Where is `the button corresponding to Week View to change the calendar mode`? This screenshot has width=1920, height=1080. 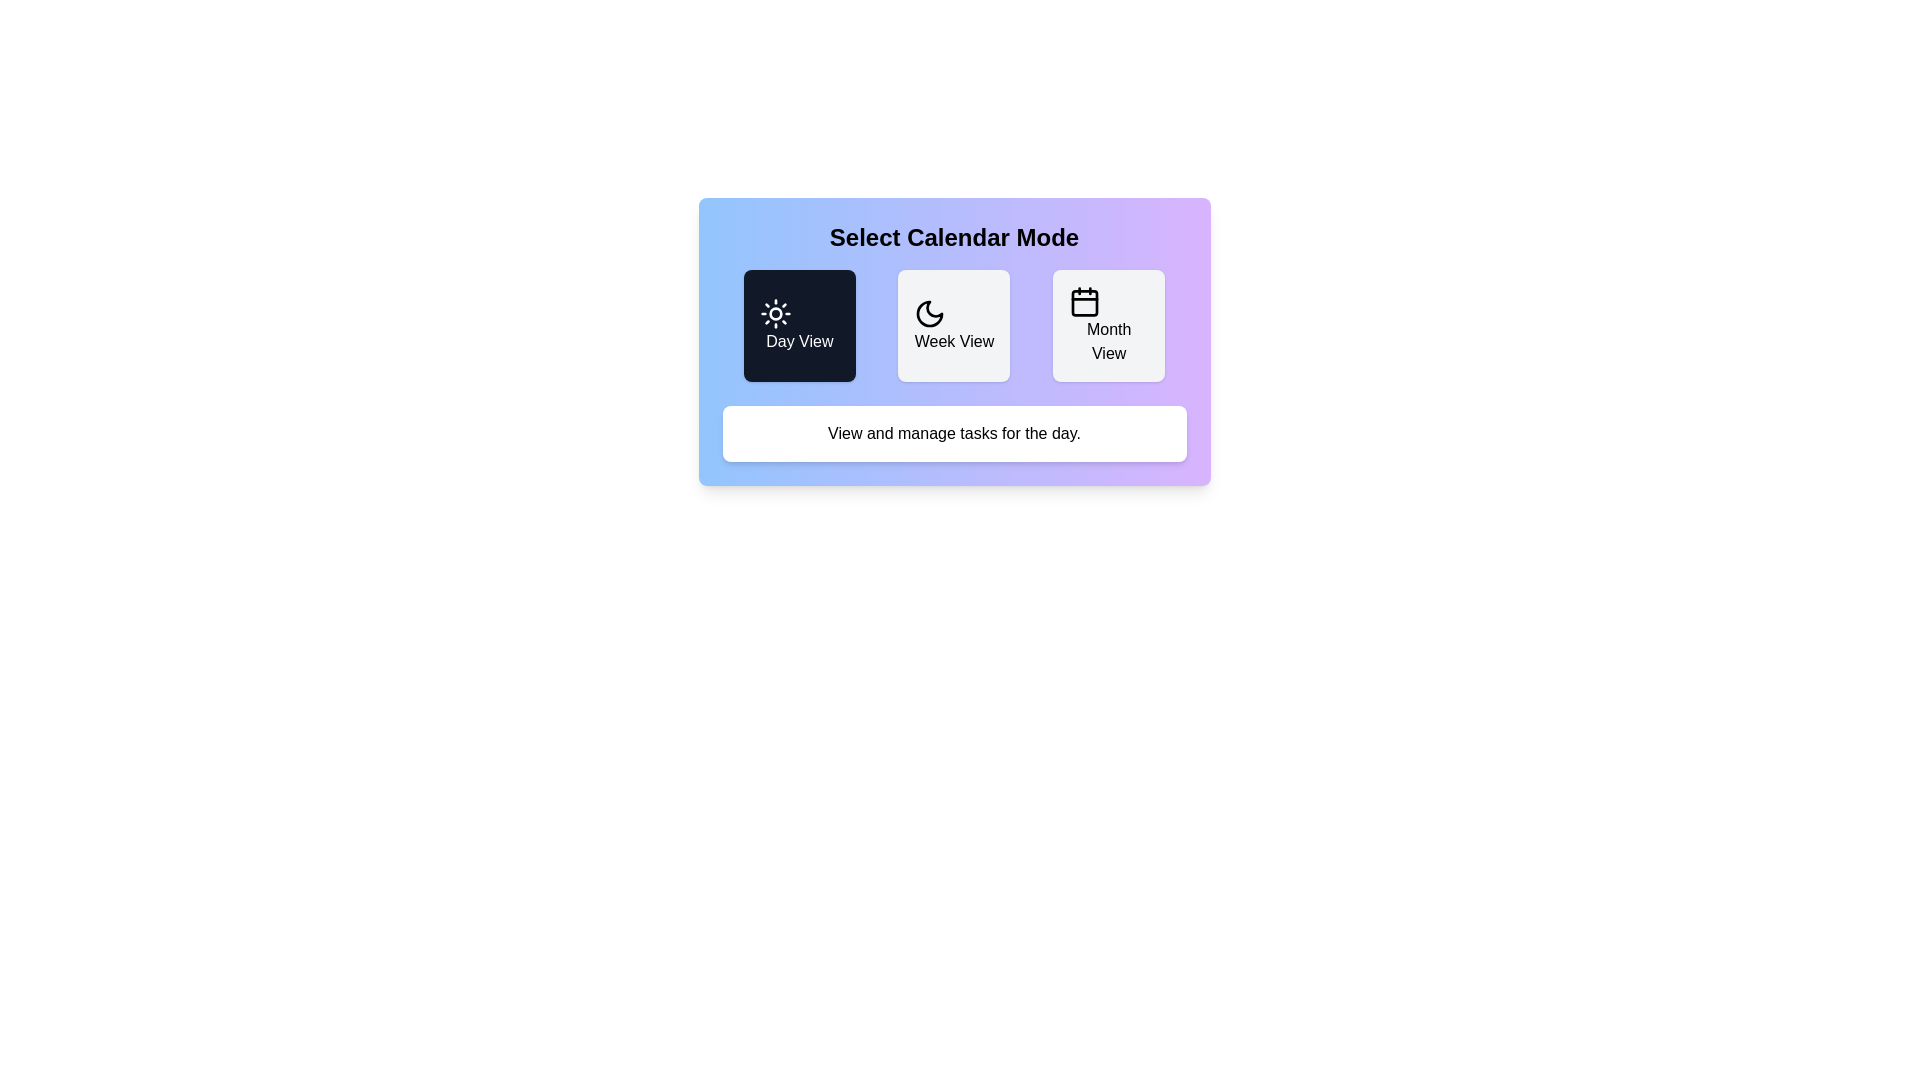 the button corresponding to Week View to change the calendar mode is located at coordinates (953, 325).